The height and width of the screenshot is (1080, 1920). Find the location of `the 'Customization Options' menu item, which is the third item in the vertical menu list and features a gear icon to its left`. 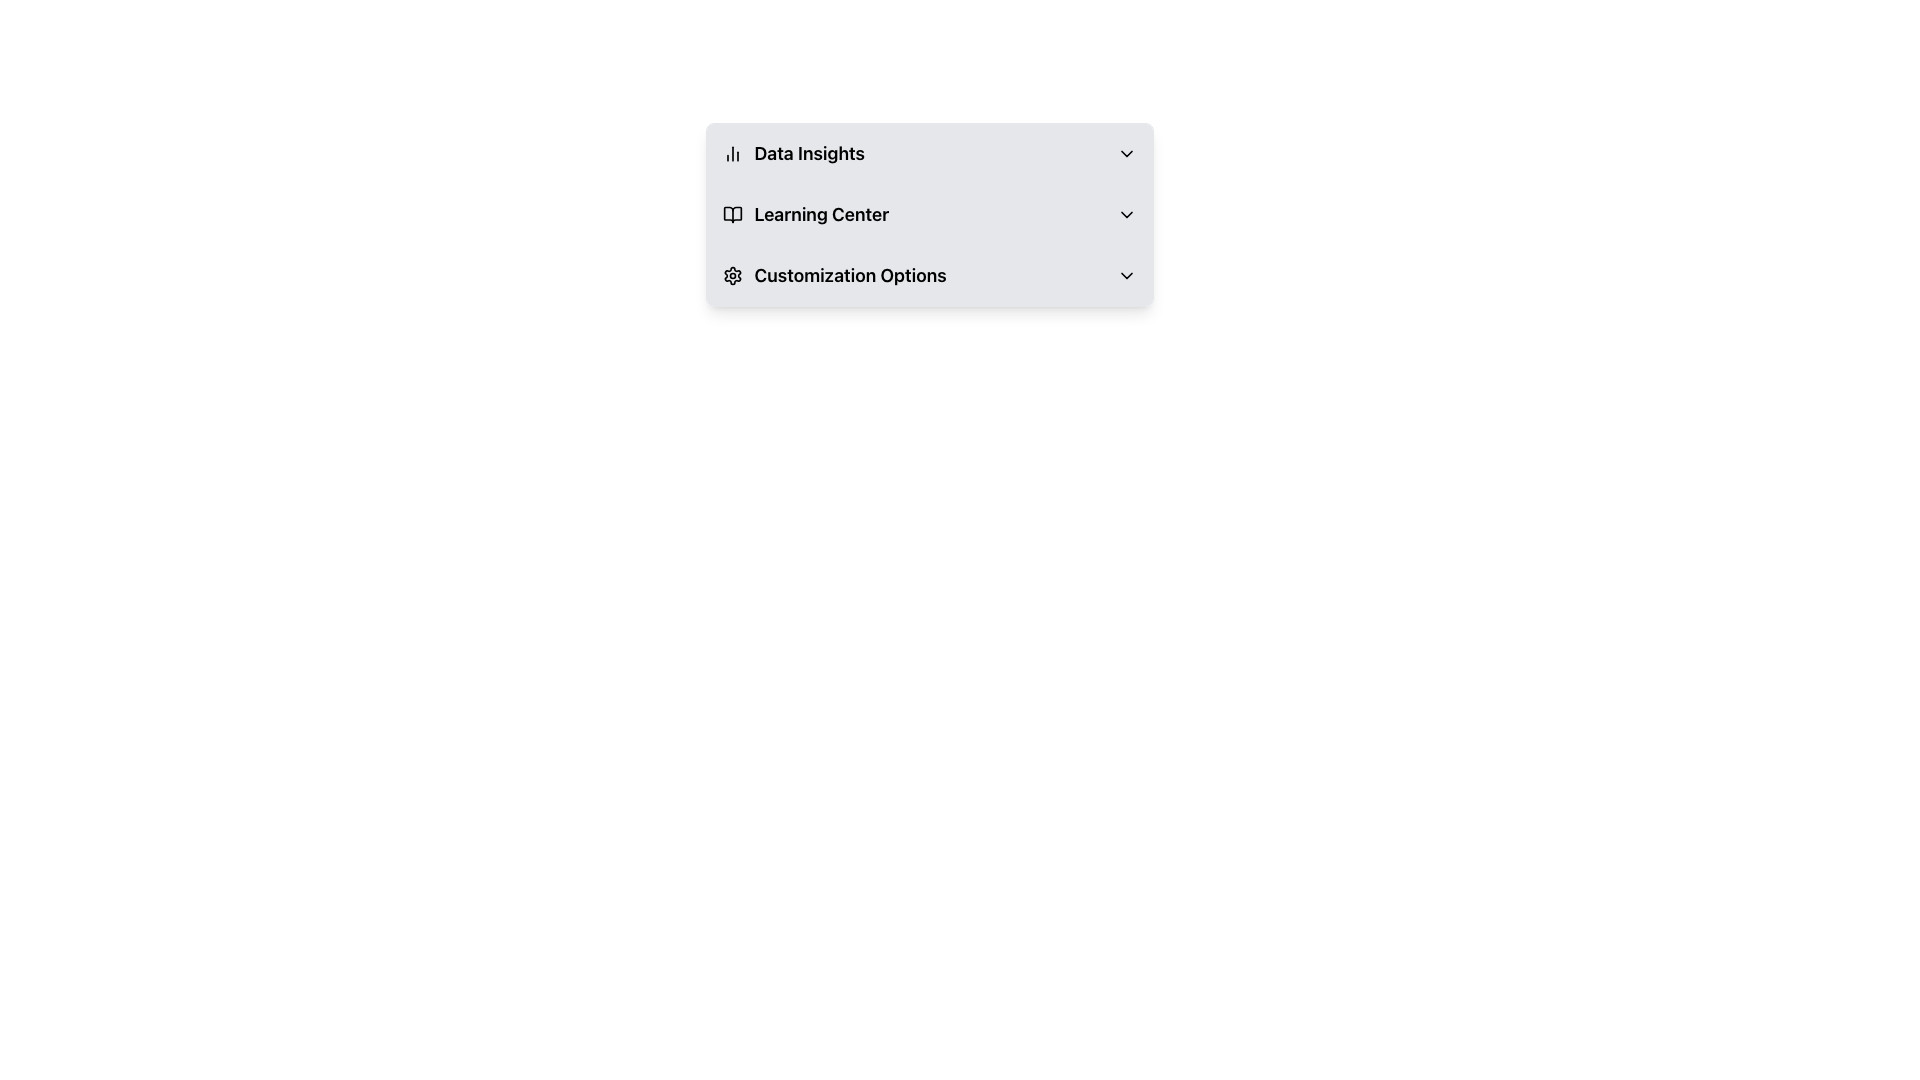

the 'Customization Options' menu item, which is the third item in the vertical menu list and features a gear icon to its left is located at coordinates (834, 276).